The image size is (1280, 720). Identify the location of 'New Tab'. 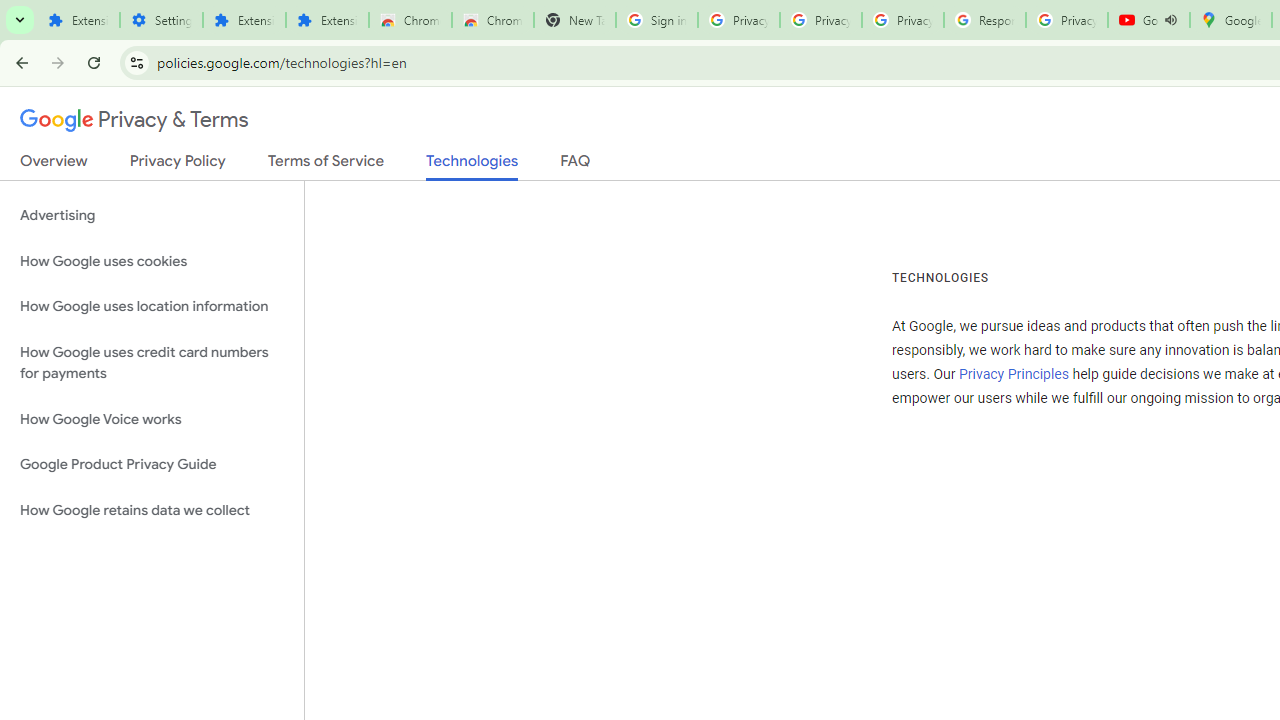
(573, 20).